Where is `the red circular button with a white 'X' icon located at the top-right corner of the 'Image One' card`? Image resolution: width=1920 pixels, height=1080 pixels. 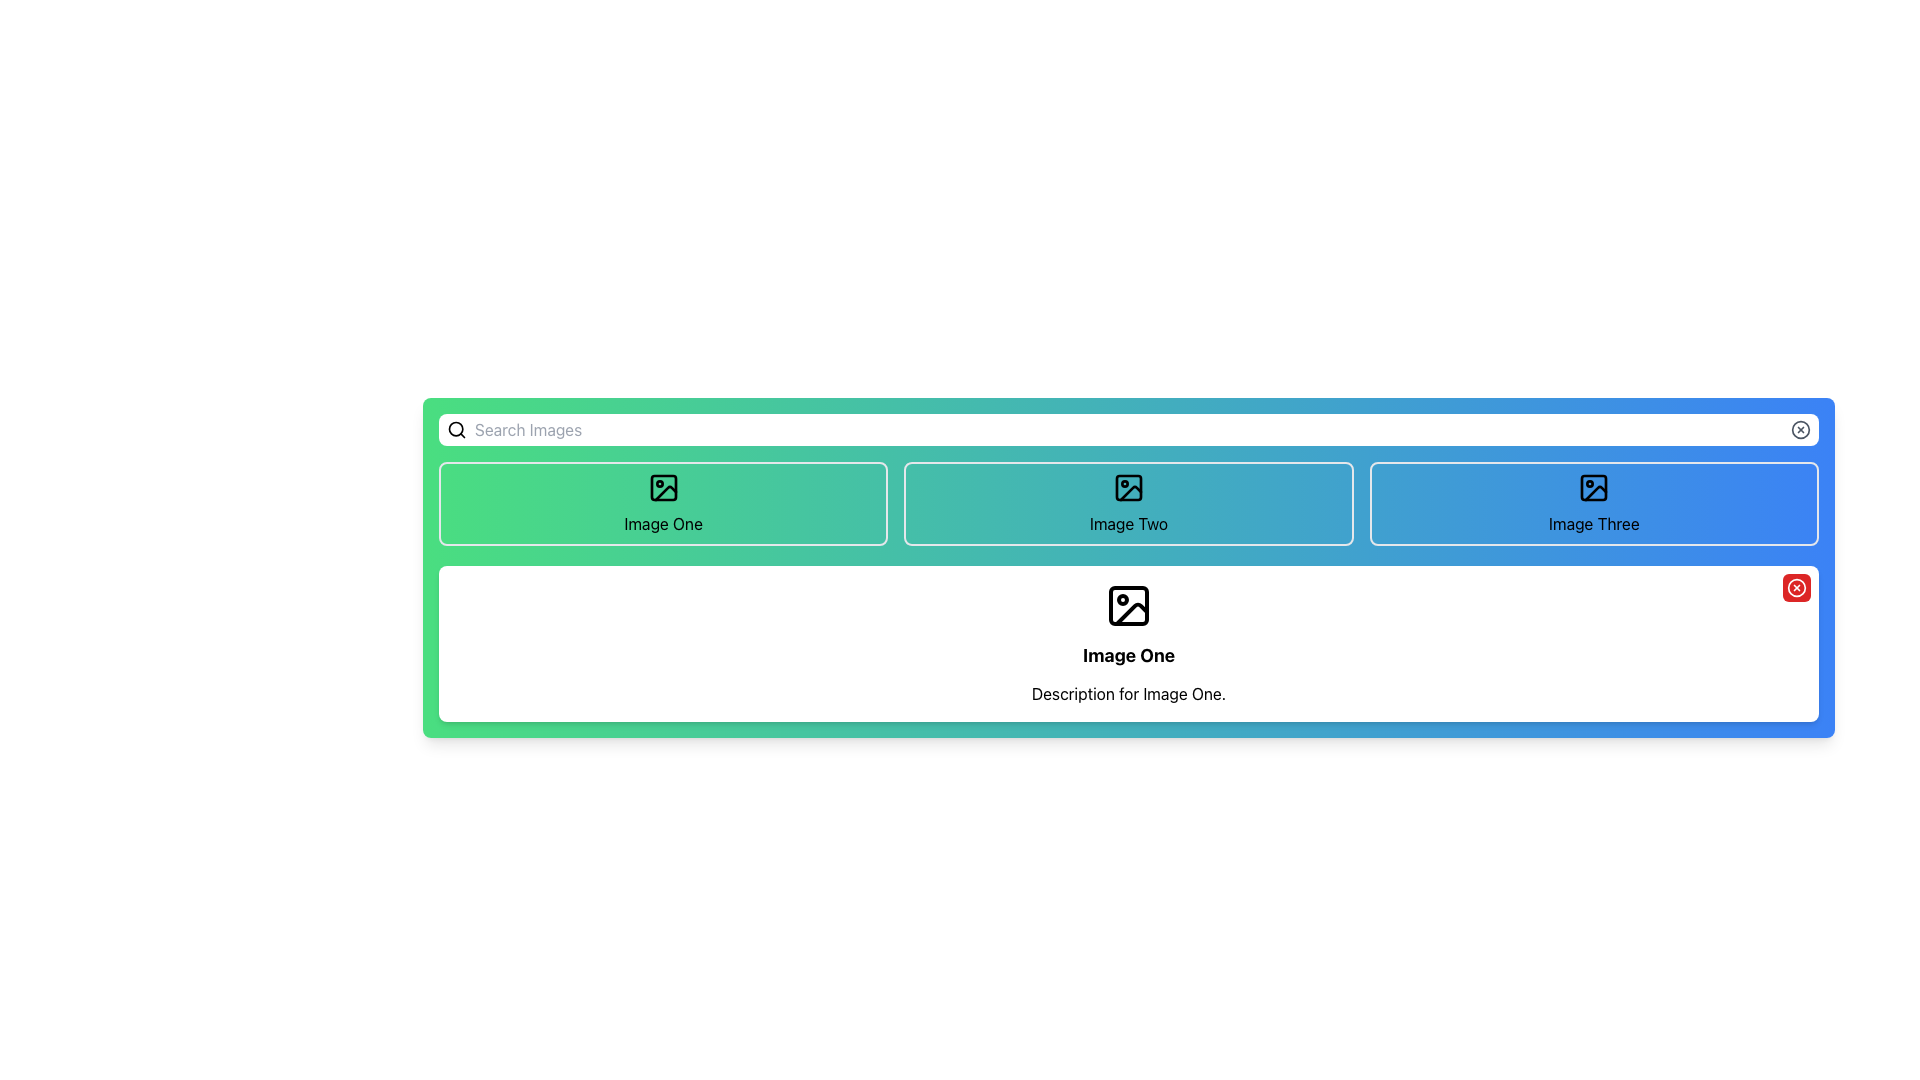
the red circular button with a white 'X' icon located at the top-right corner of the 'Image One' card is located at coordinates (1796, 586).